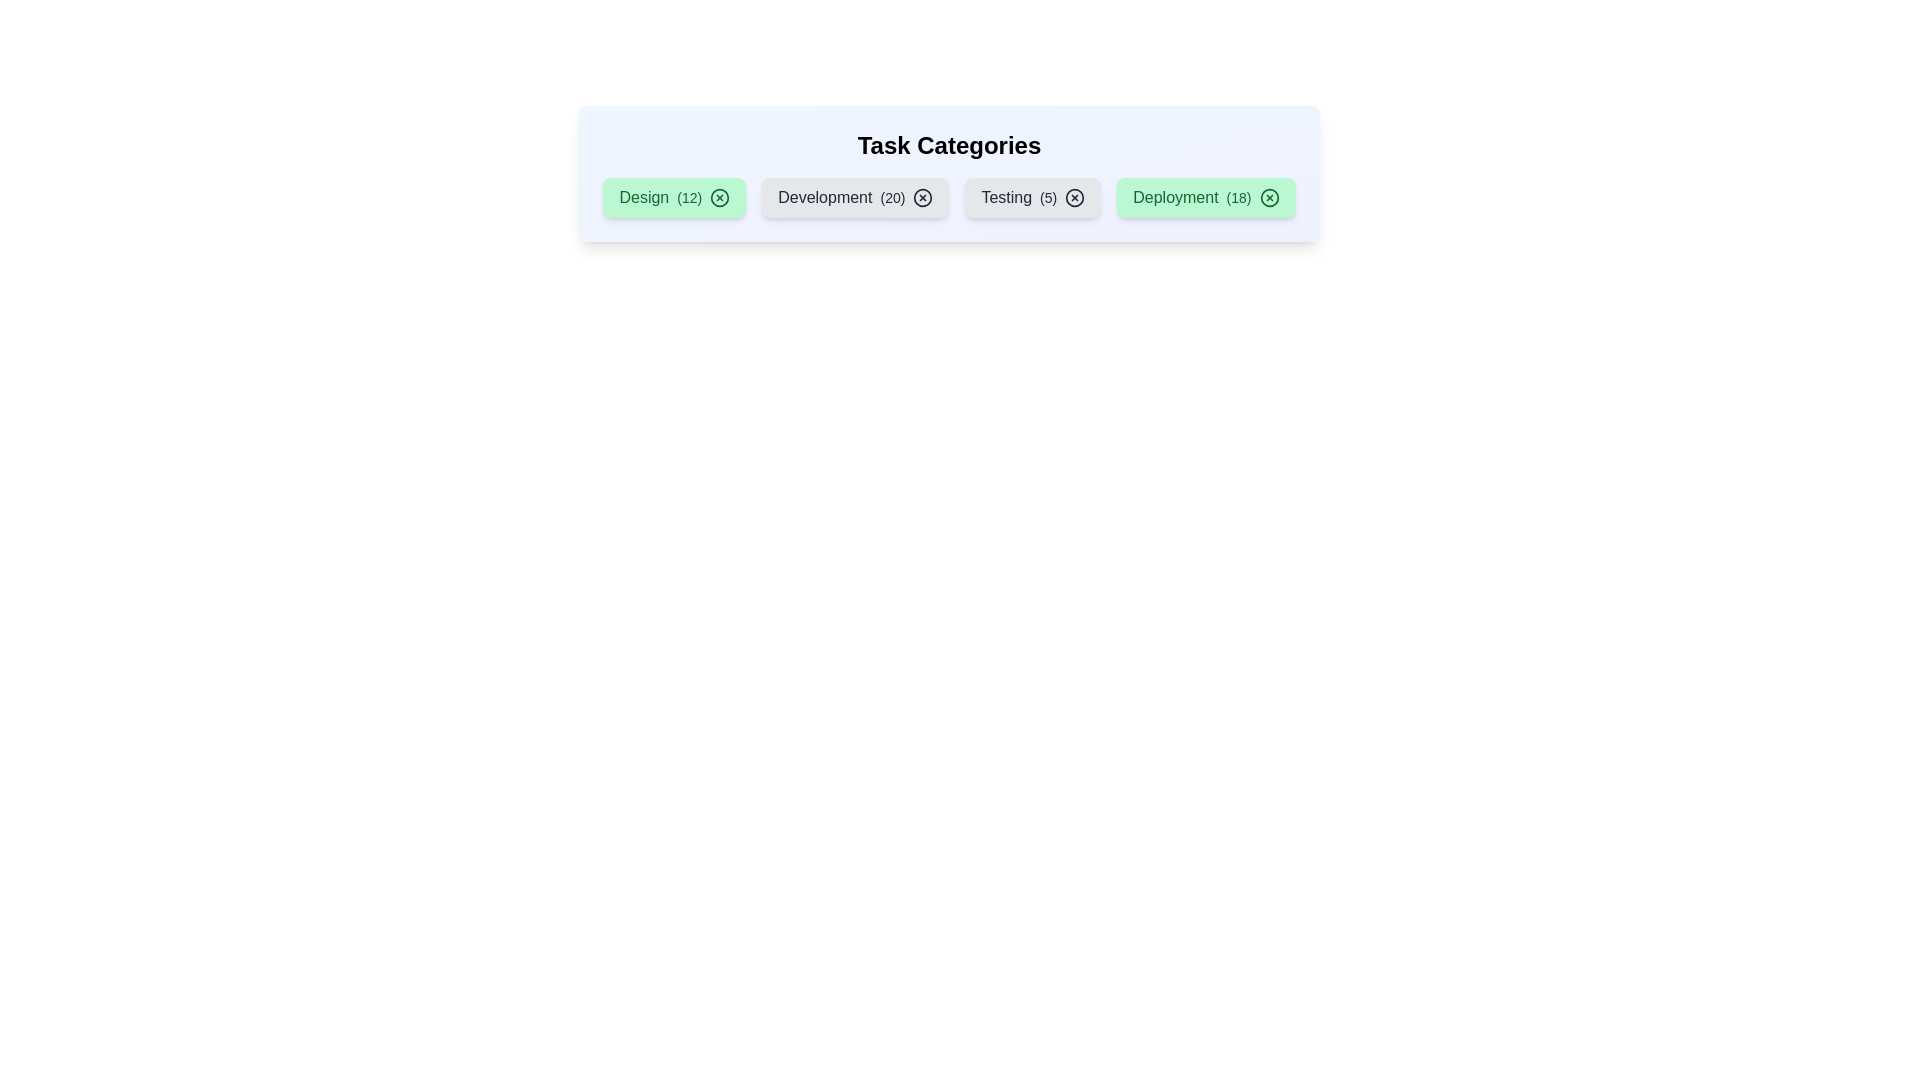  I want to click on 'X' icon on the chip labeled 'Design' to remove it, so click(720, 197).